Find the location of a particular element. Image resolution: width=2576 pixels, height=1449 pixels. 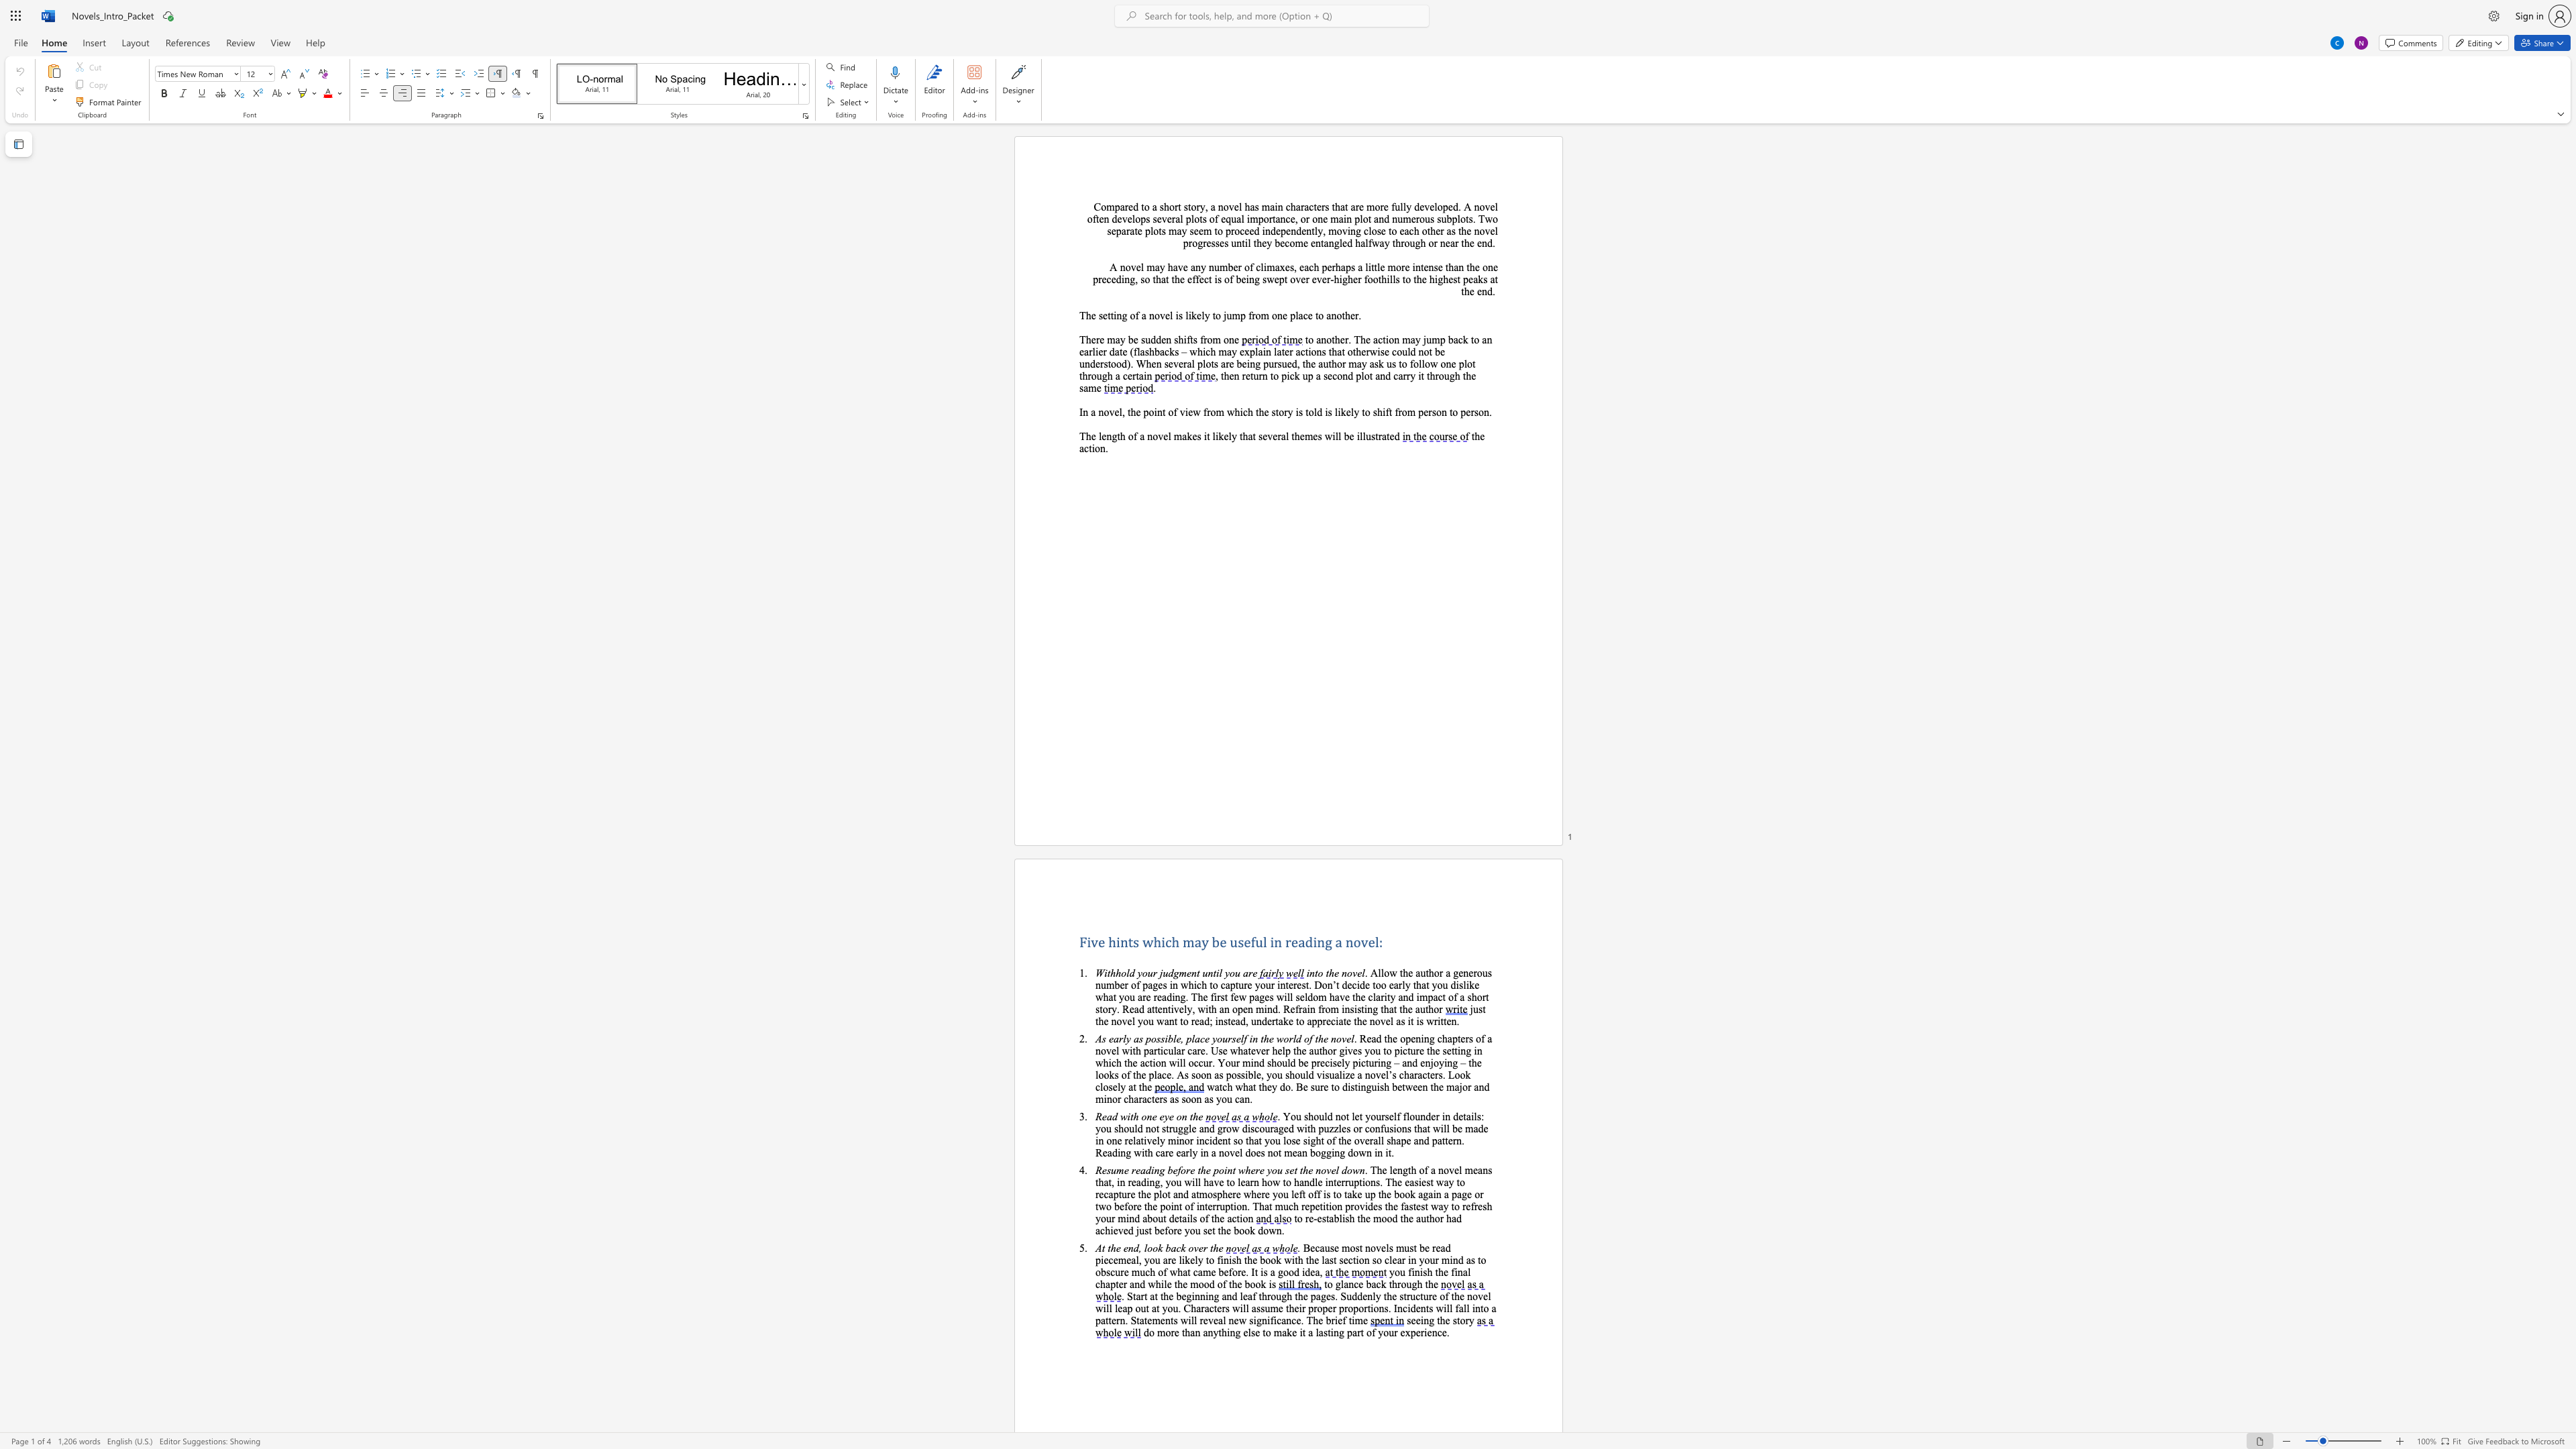

the subset text "novel may hav" within the text "A novel may have any number of climaxes, each" is located at coordinates (1119, 267).